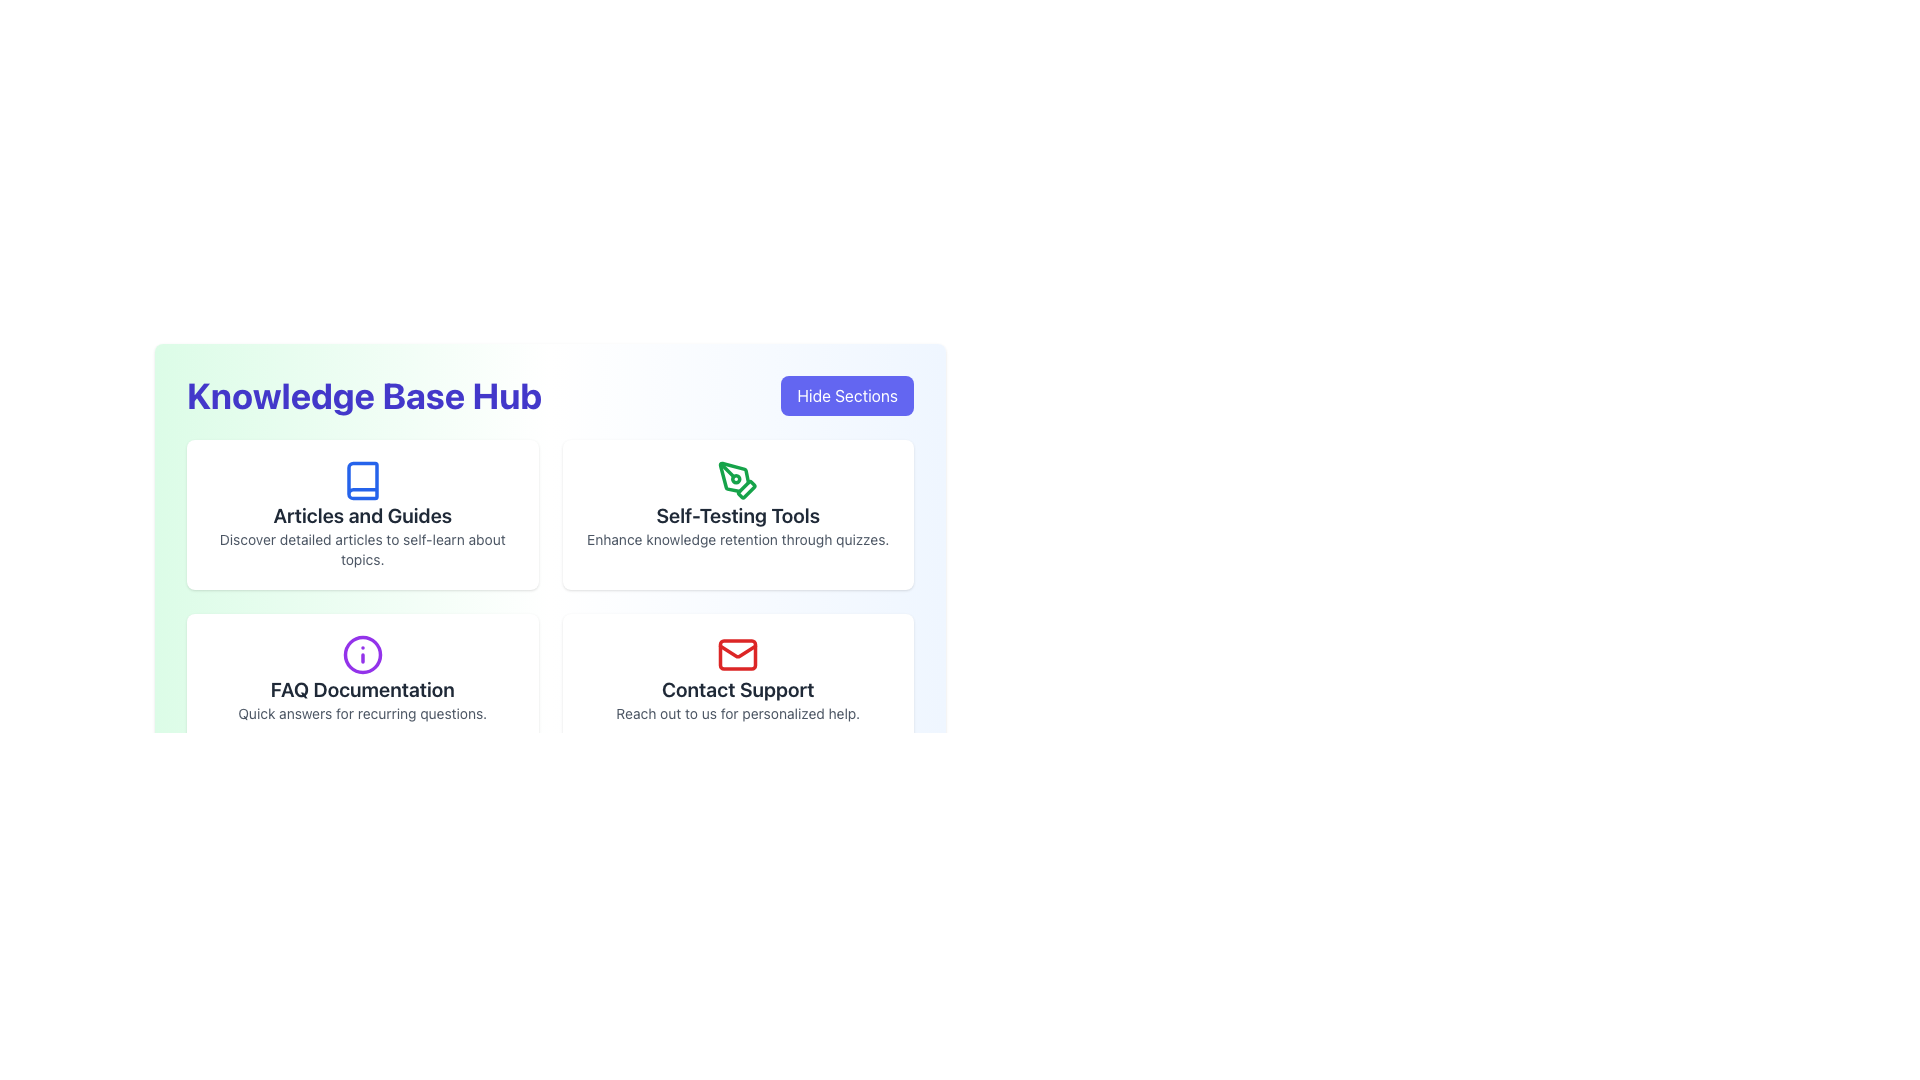 This screenshot has height=1080, width=1920. What do you see at coordinates (847, 396) in the screenshot?
I see `the toggle button located in the top-right corner of the interface` at bounding box center [847, 396].